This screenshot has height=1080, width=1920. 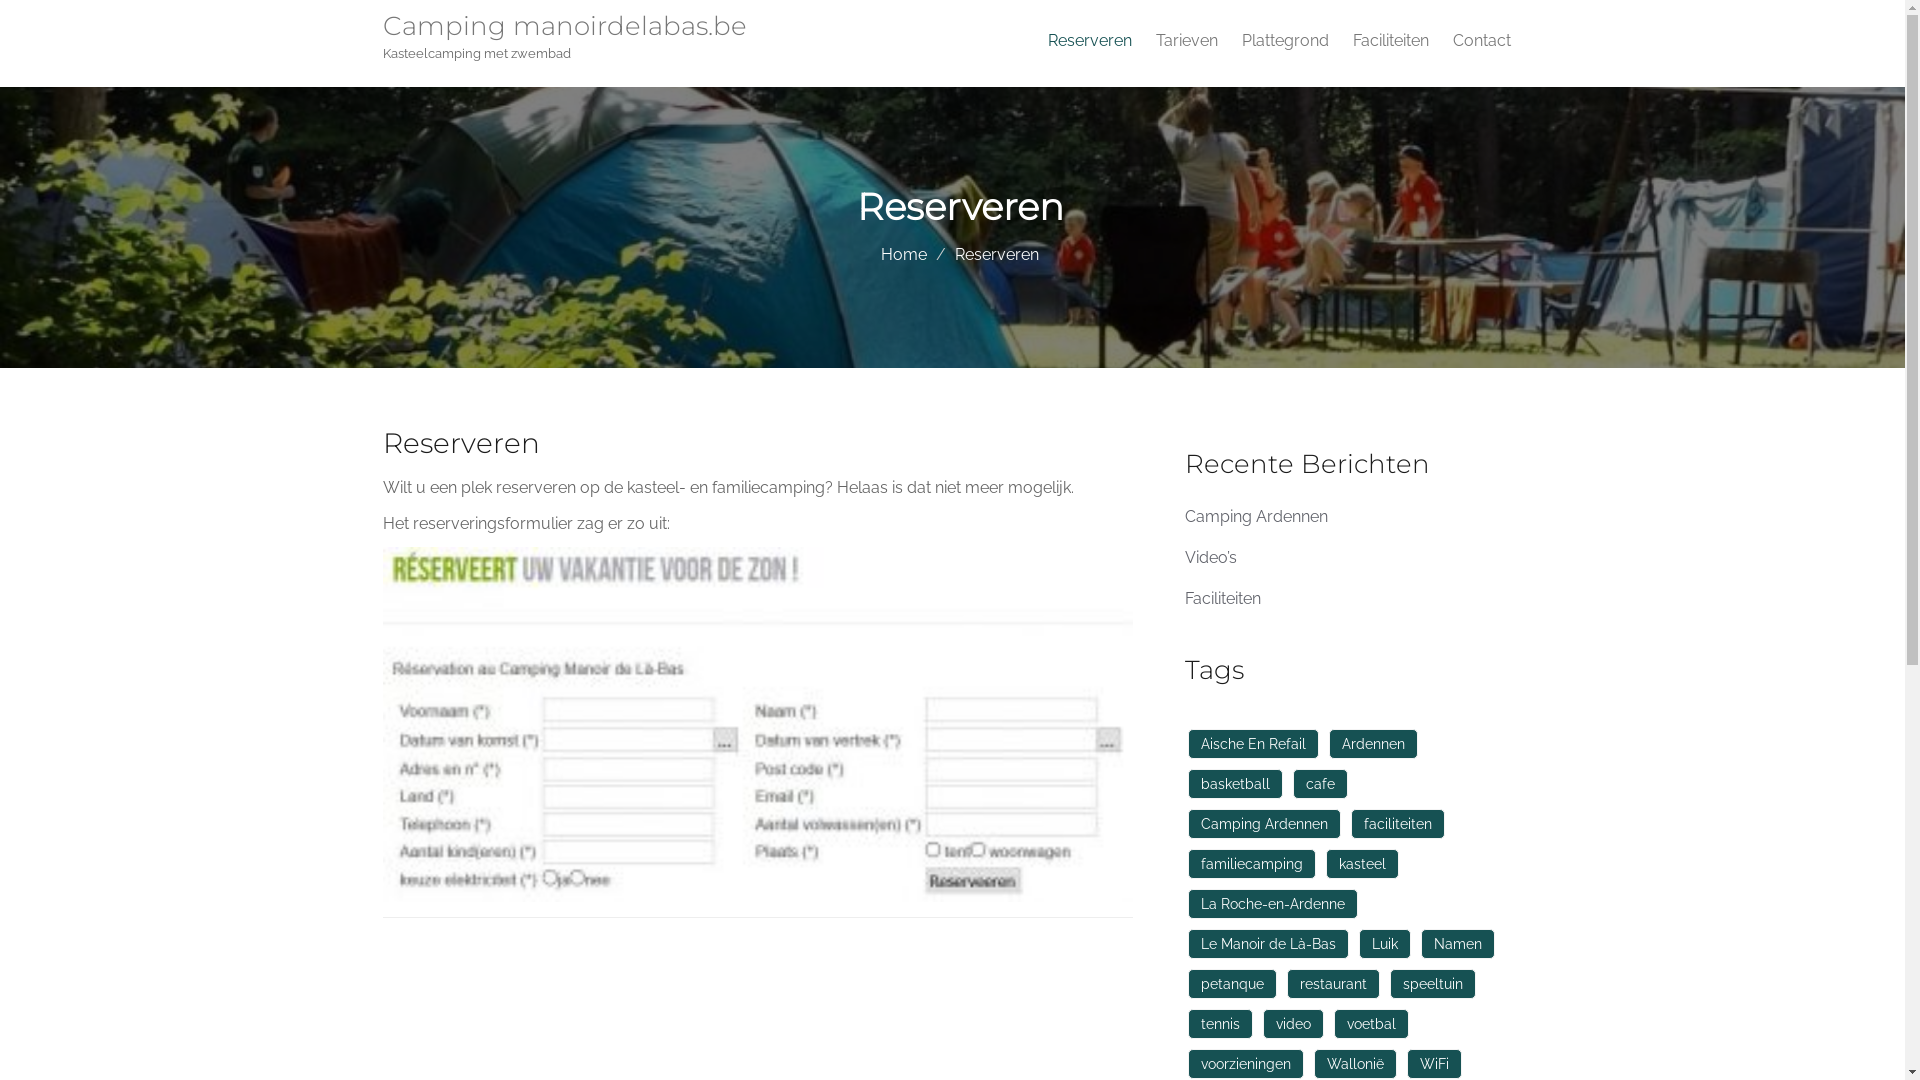 I want to click on 'WiFi', so click(x=1432, y=1063).